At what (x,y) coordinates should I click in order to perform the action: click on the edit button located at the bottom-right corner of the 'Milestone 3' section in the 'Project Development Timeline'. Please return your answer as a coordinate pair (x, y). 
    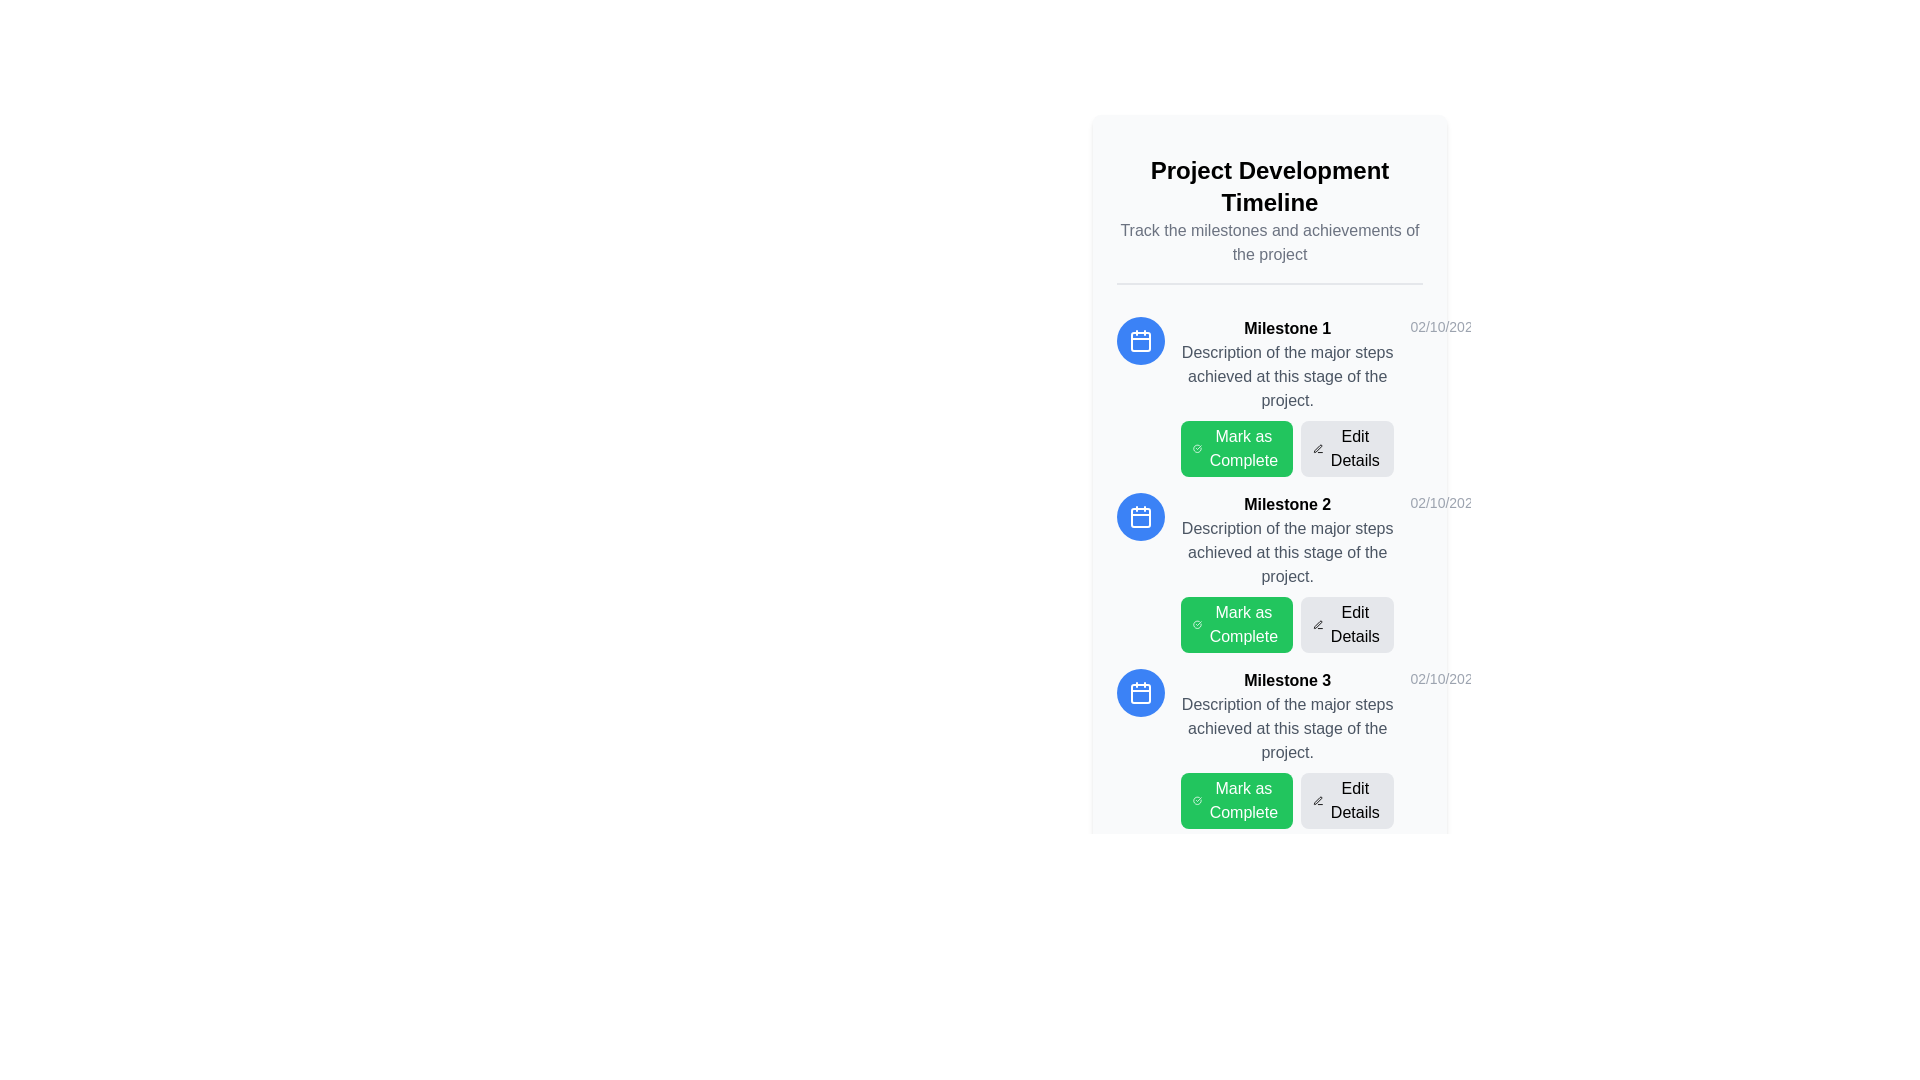
    Looking at the image, I should click on (1348, 800).